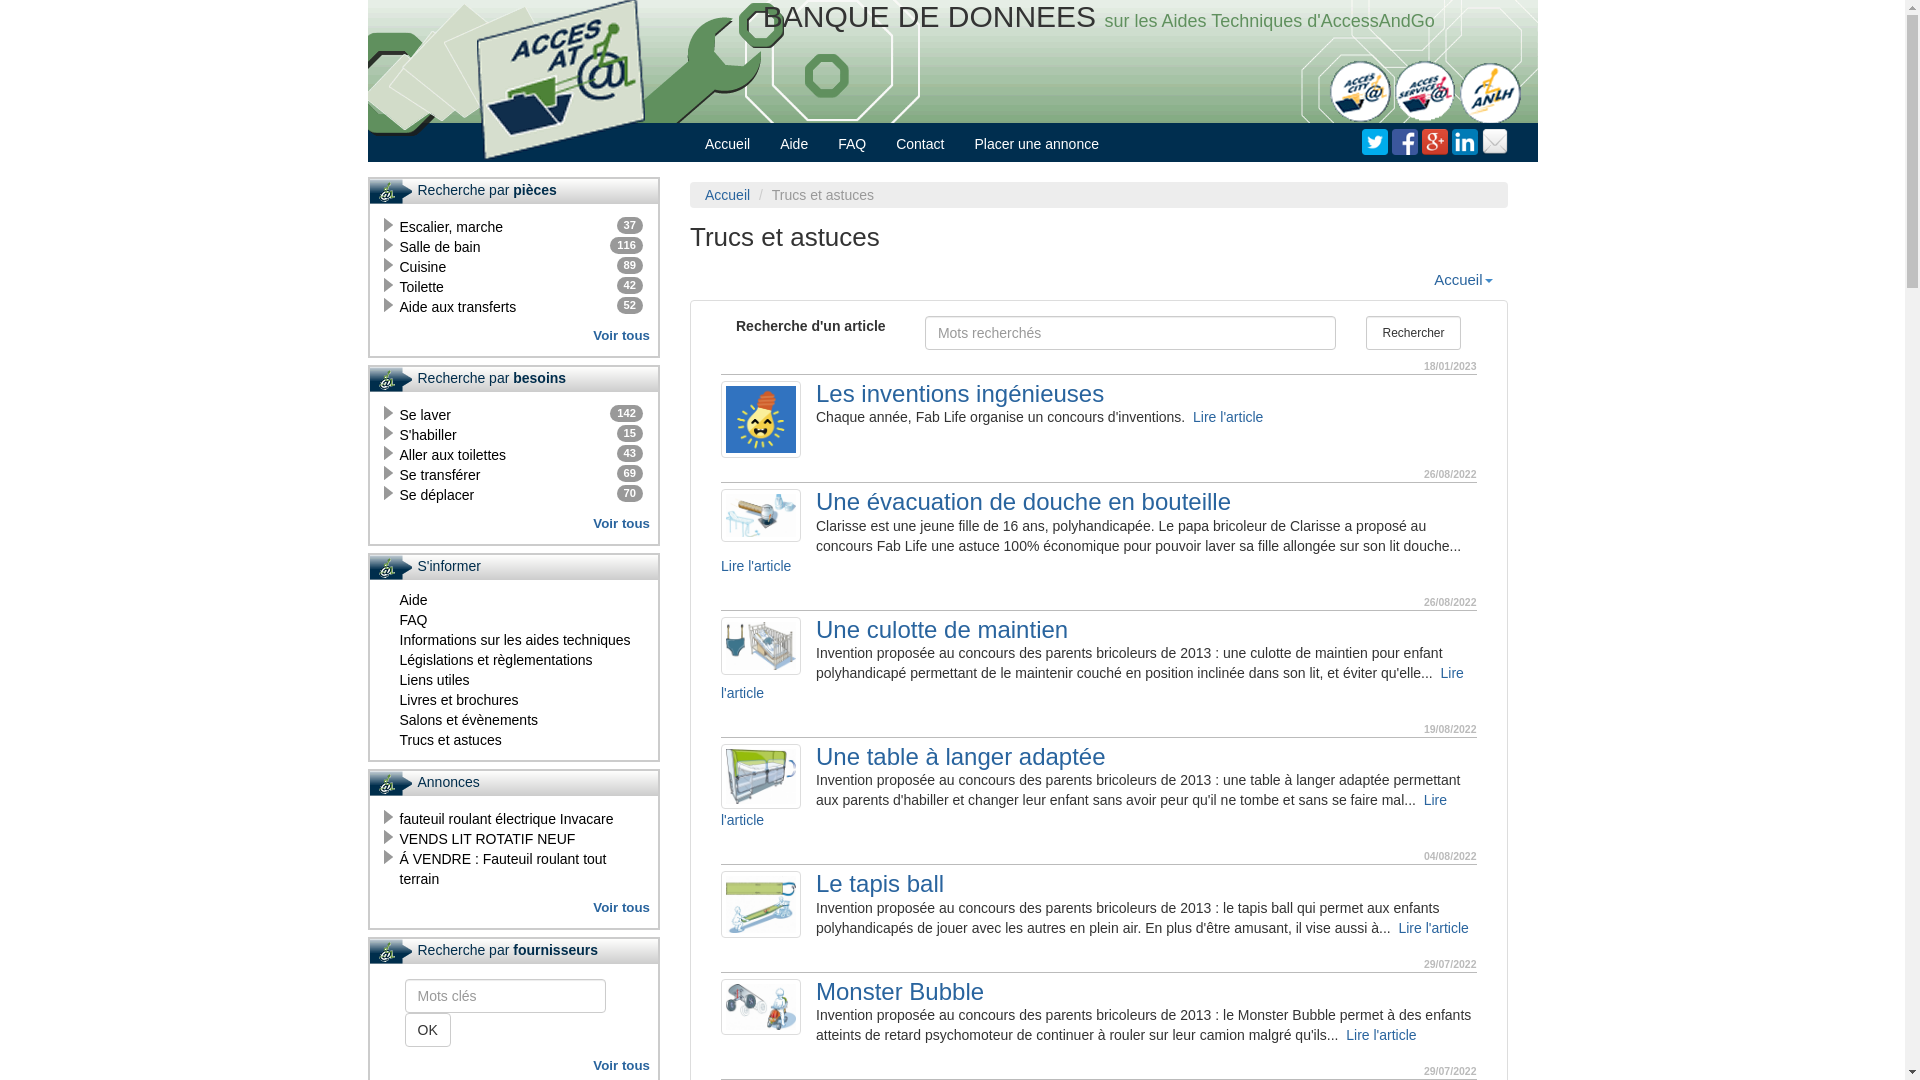  I want to click on 'Aide', so click(792, 142).